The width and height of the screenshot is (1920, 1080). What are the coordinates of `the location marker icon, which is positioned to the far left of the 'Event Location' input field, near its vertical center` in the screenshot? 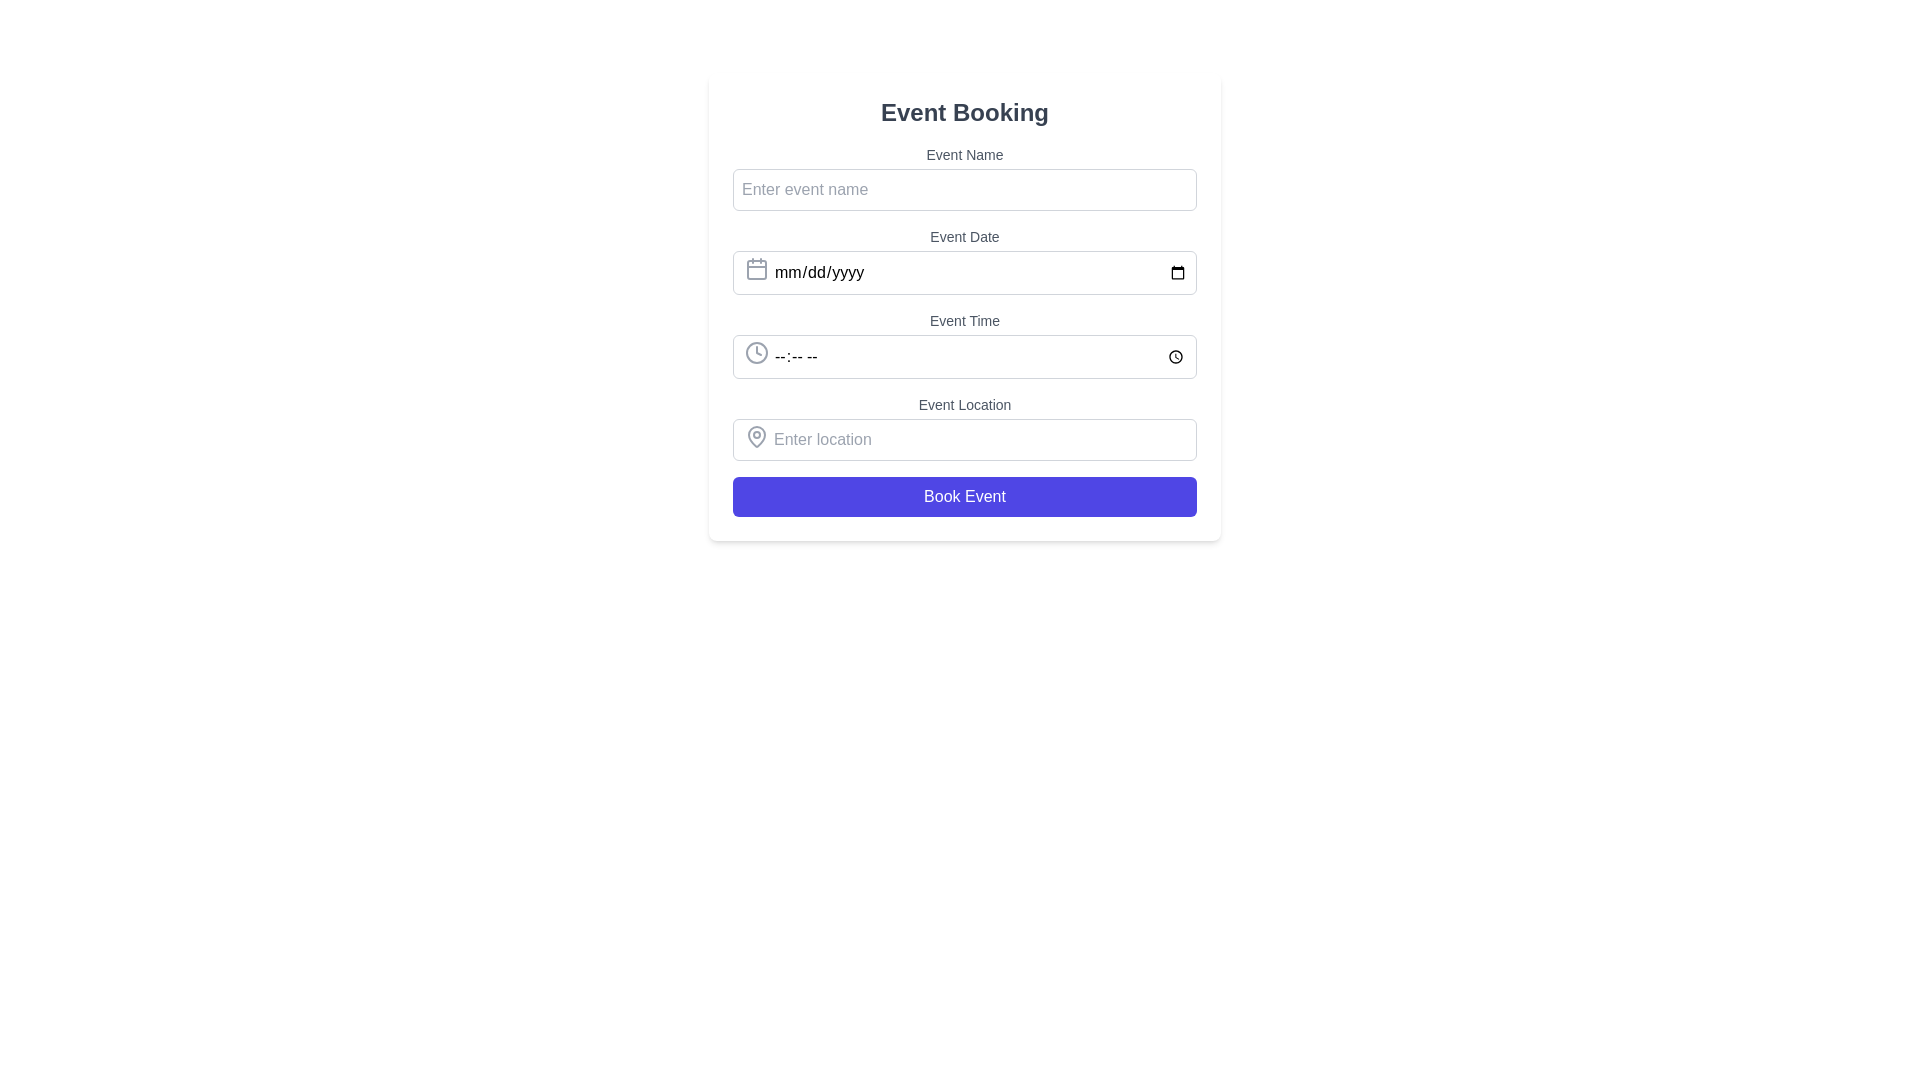 It's located at (756, 435).